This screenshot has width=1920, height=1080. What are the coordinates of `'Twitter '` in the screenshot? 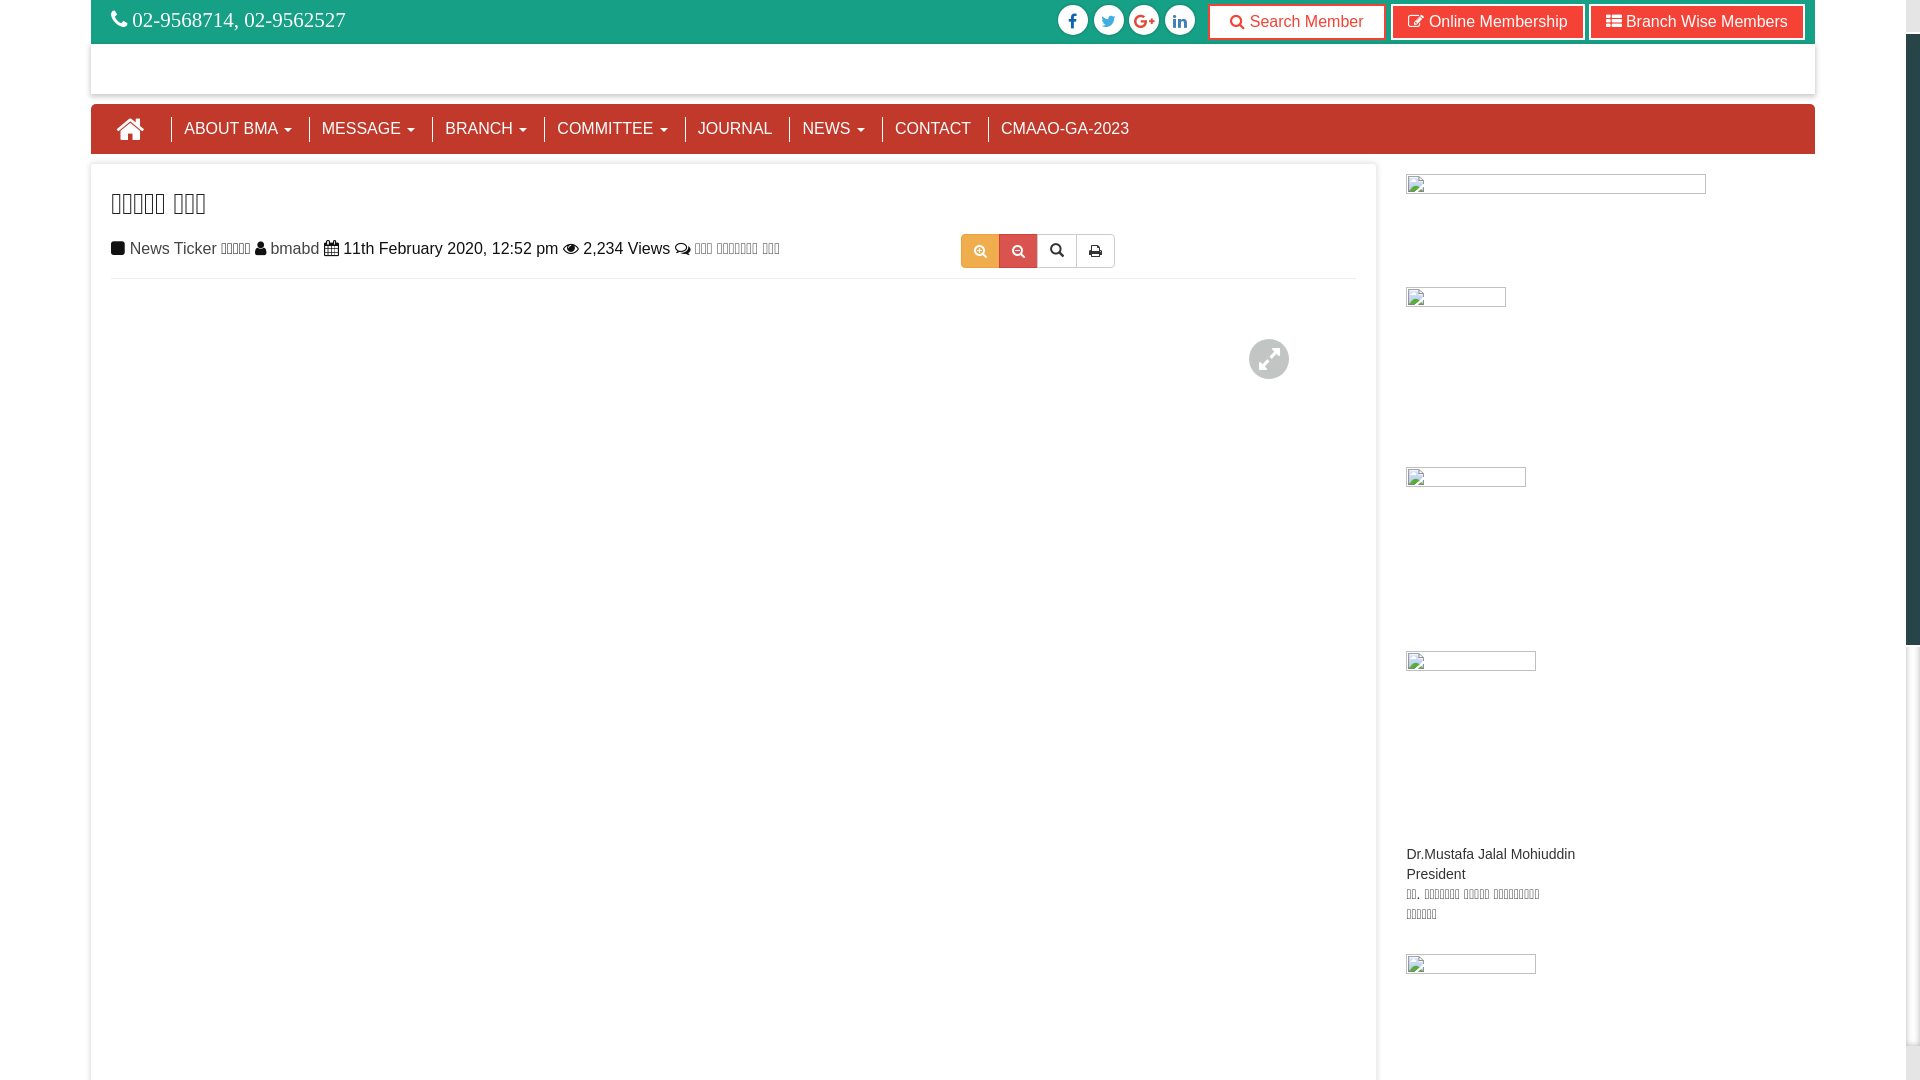 It's located at (1072, 22).